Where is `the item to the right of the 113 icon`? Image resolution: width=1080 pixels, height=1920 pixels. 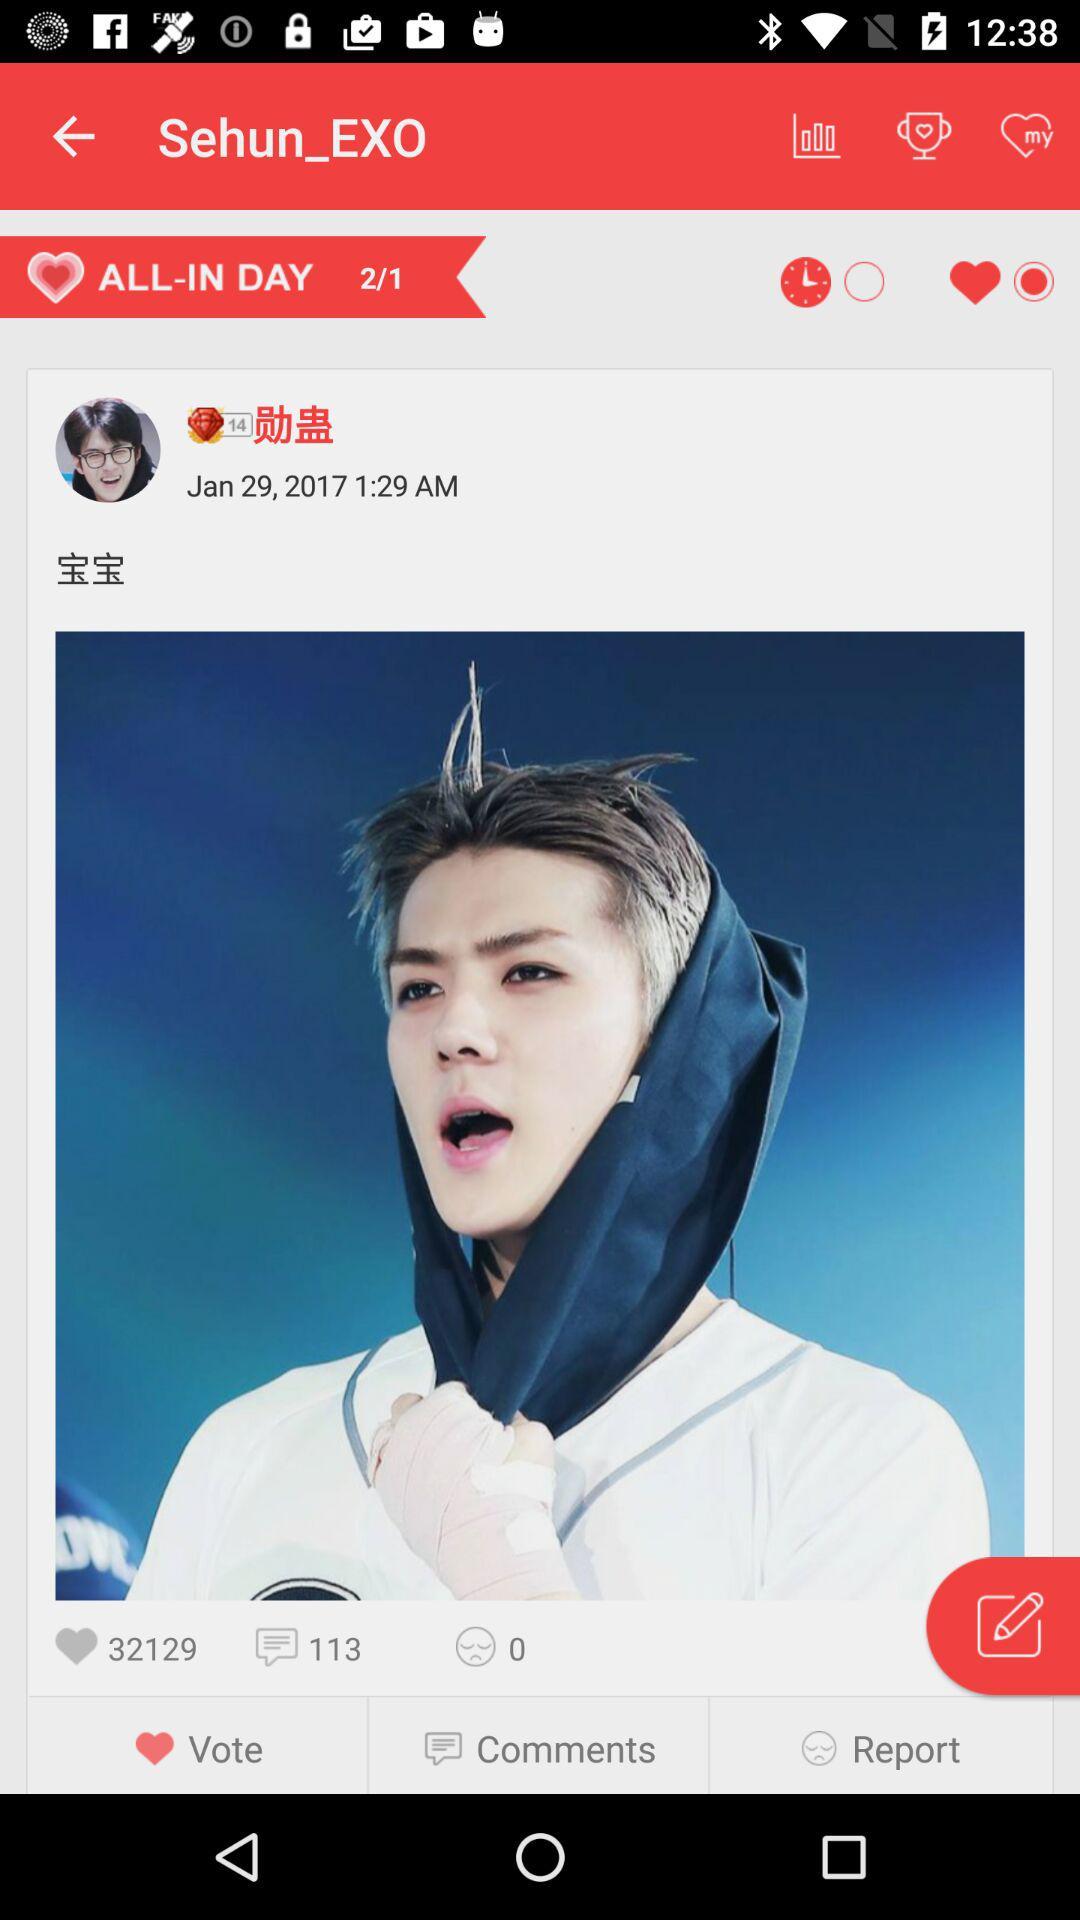 the item to the right of the 113 icon is located at coordinates (482, 1646).